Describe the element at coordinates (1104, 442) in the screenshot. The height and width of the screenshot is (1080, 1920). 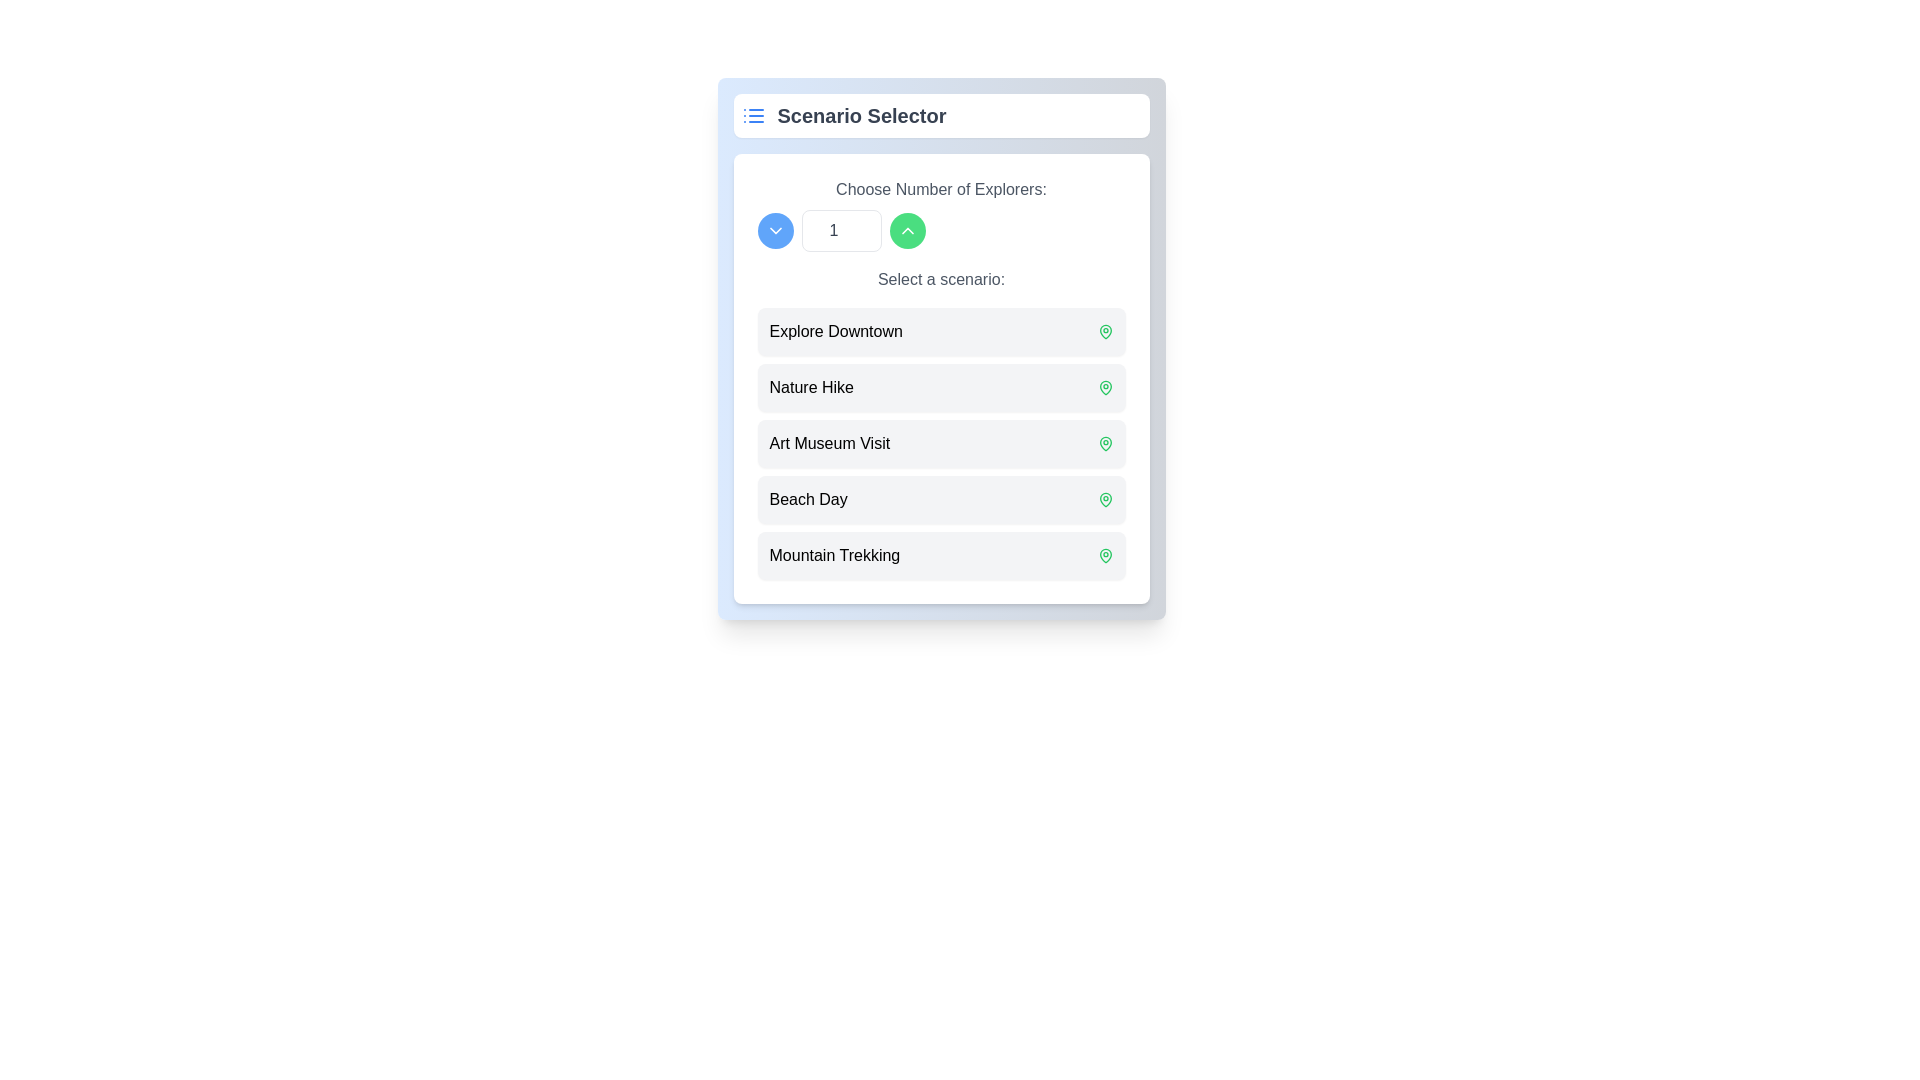
I see `the location pin icon representing the 'Art Museum Visit' option located in the third item of the 'Select a scenario' section` at that location.